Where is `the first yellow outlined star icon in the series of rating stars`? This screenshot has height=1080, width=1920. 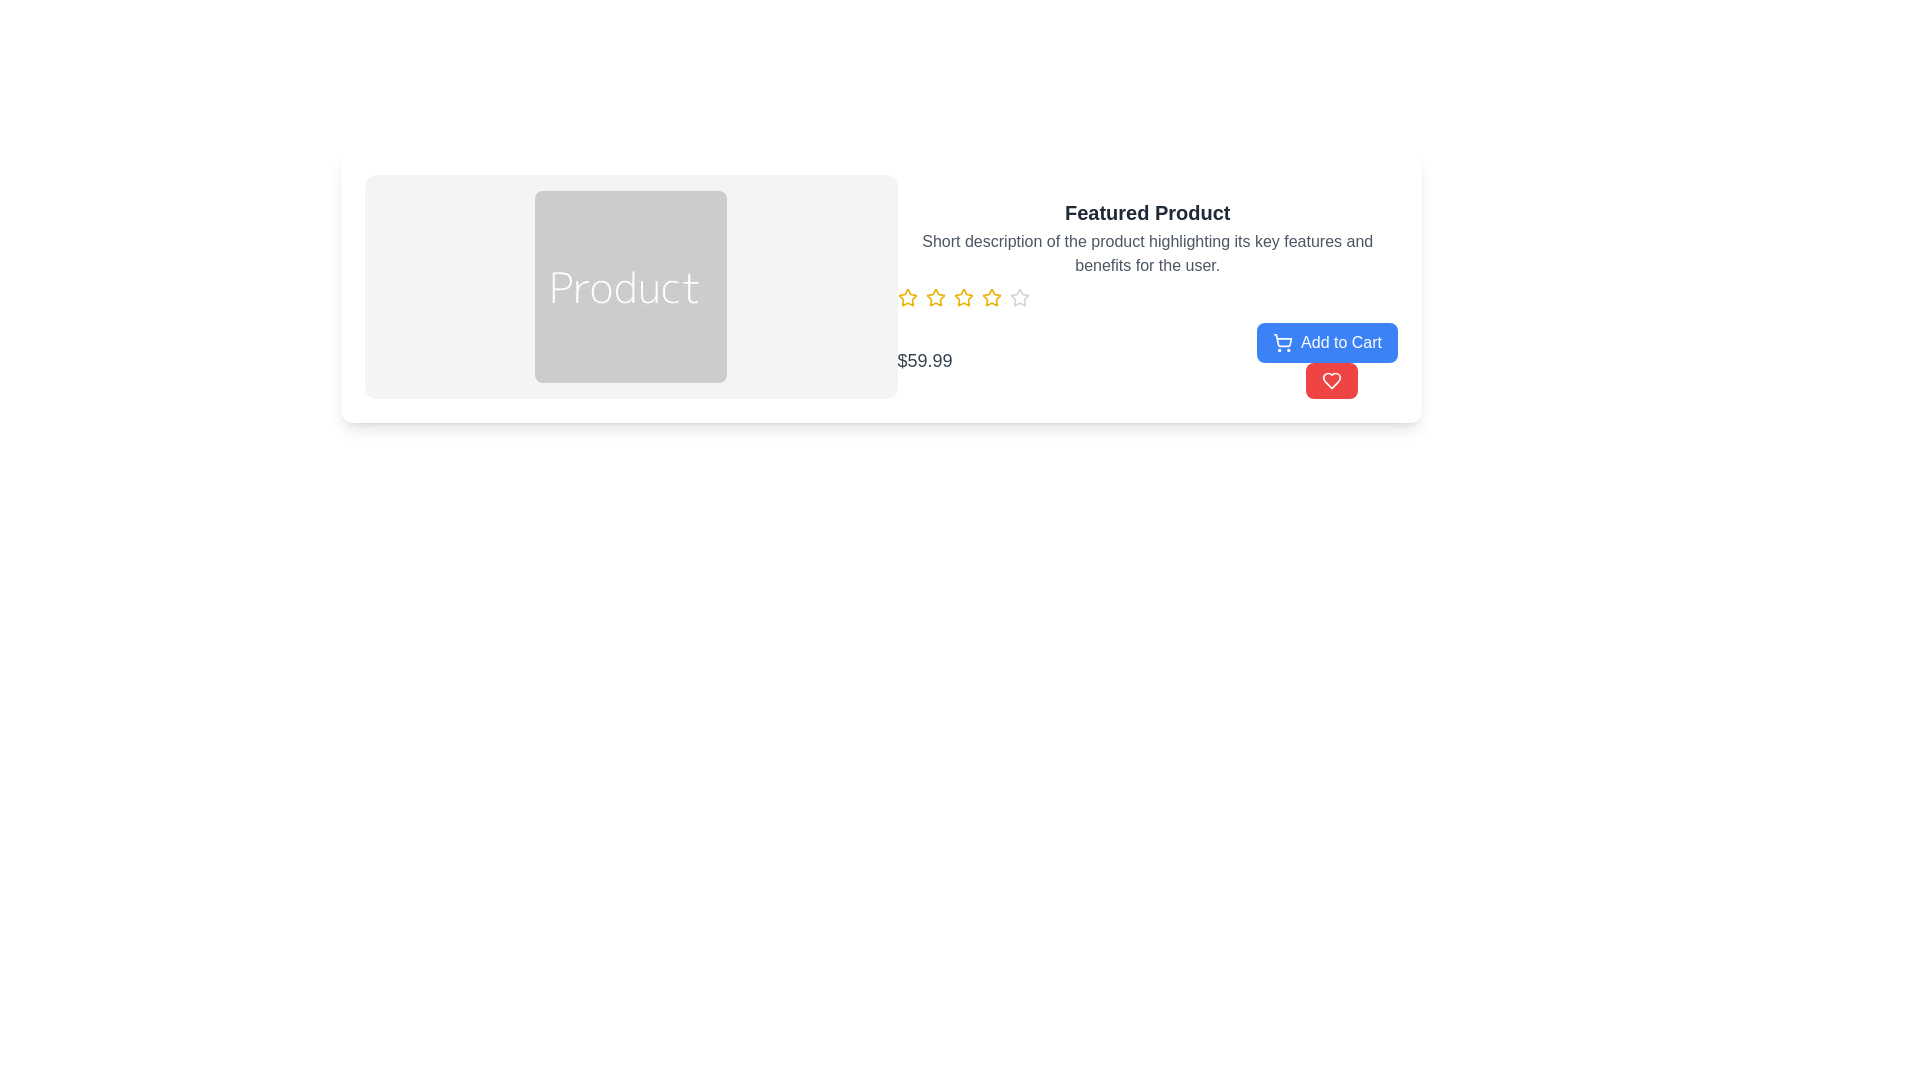 the first yellow outlined star icon in the series of rating stars is located at coordinates (906, 297).